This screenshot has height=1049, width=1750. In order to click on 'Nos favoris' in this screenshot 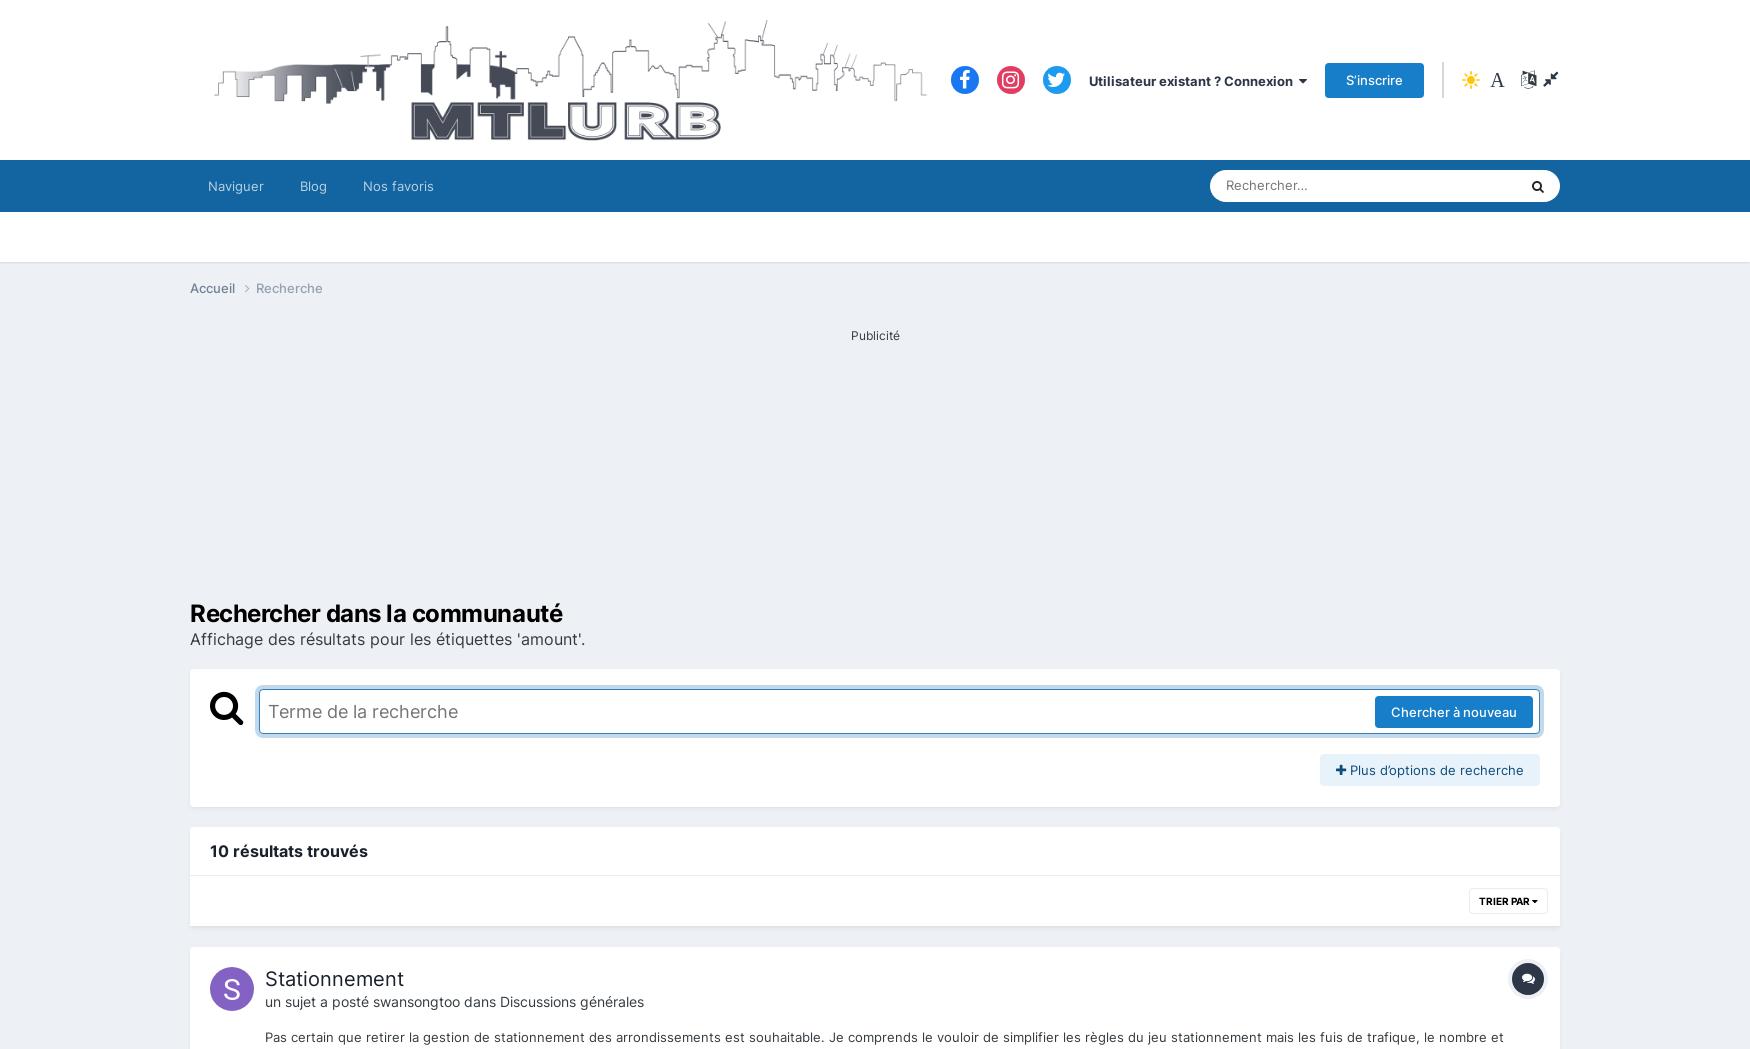, I will do `click(397, 184)`.